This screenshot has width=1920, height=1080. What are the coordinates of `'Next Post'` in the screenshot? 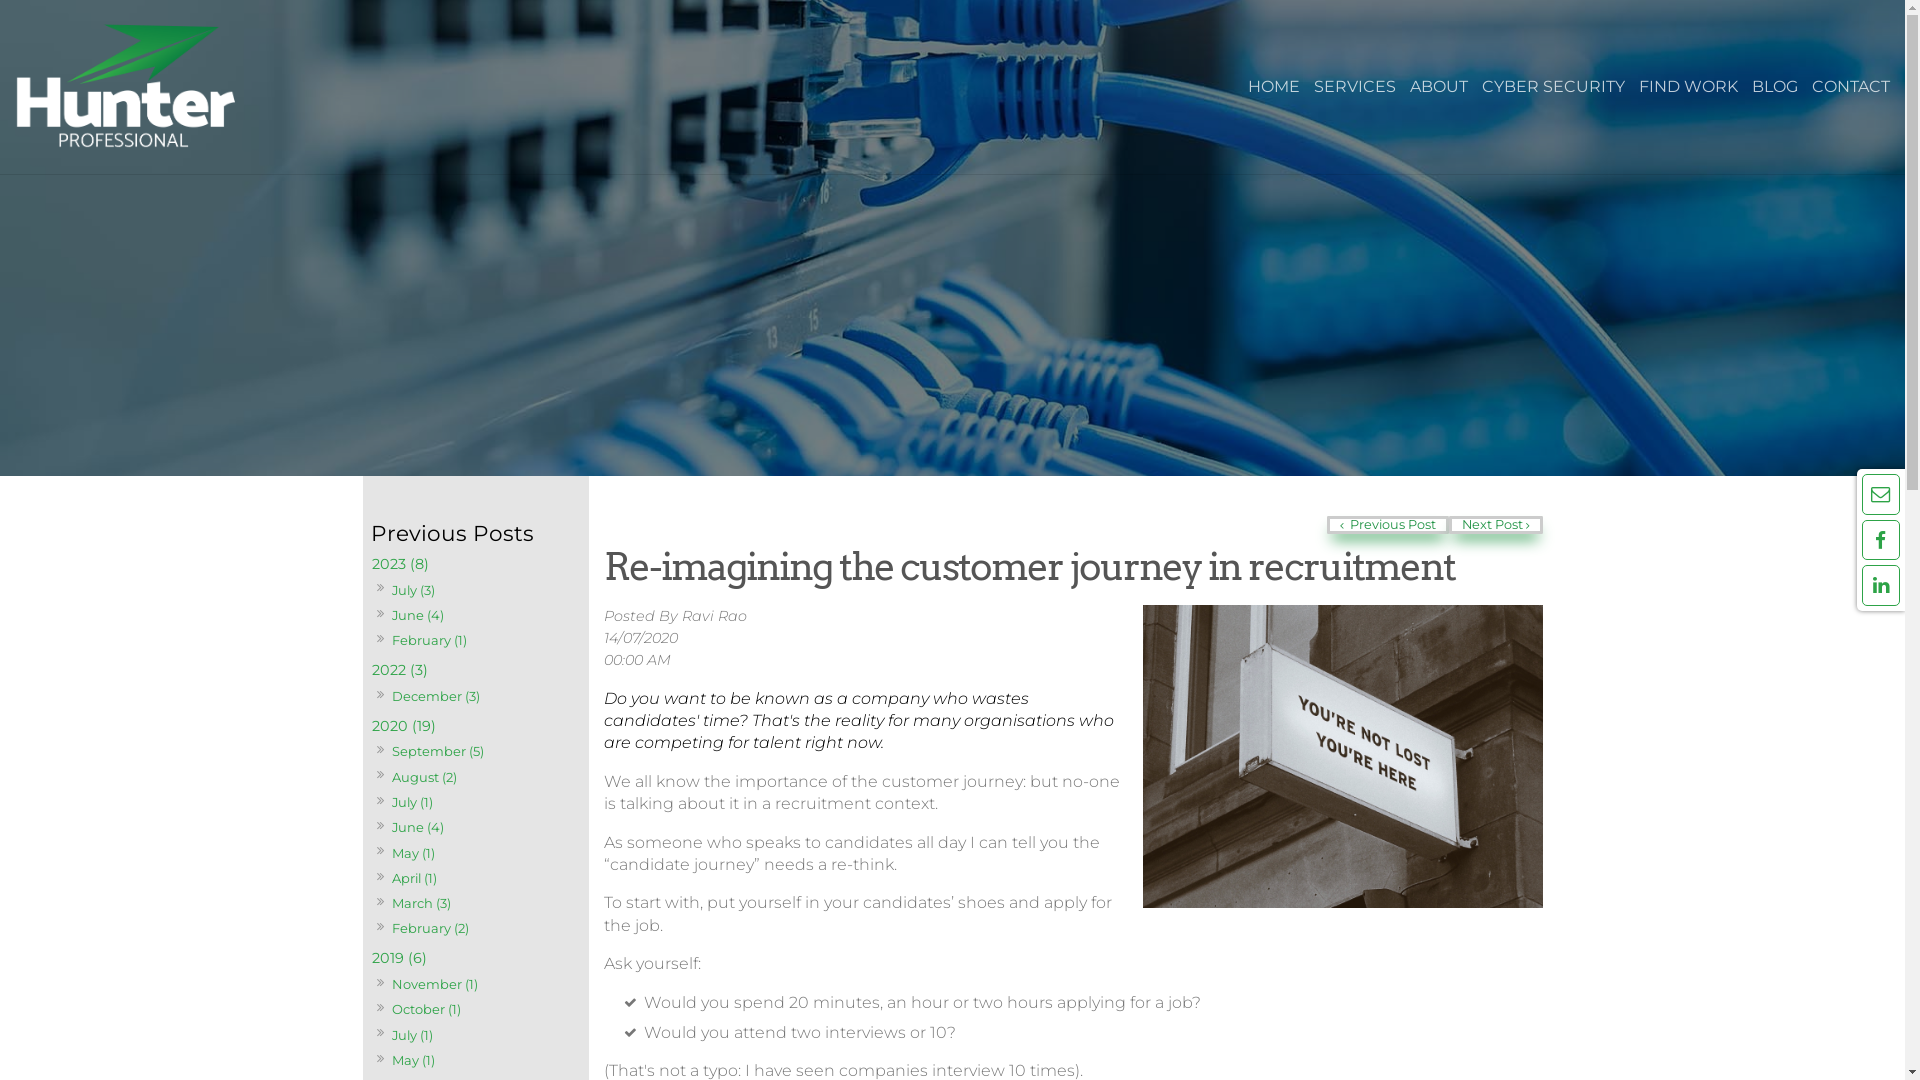 It's located at (1496, 523).